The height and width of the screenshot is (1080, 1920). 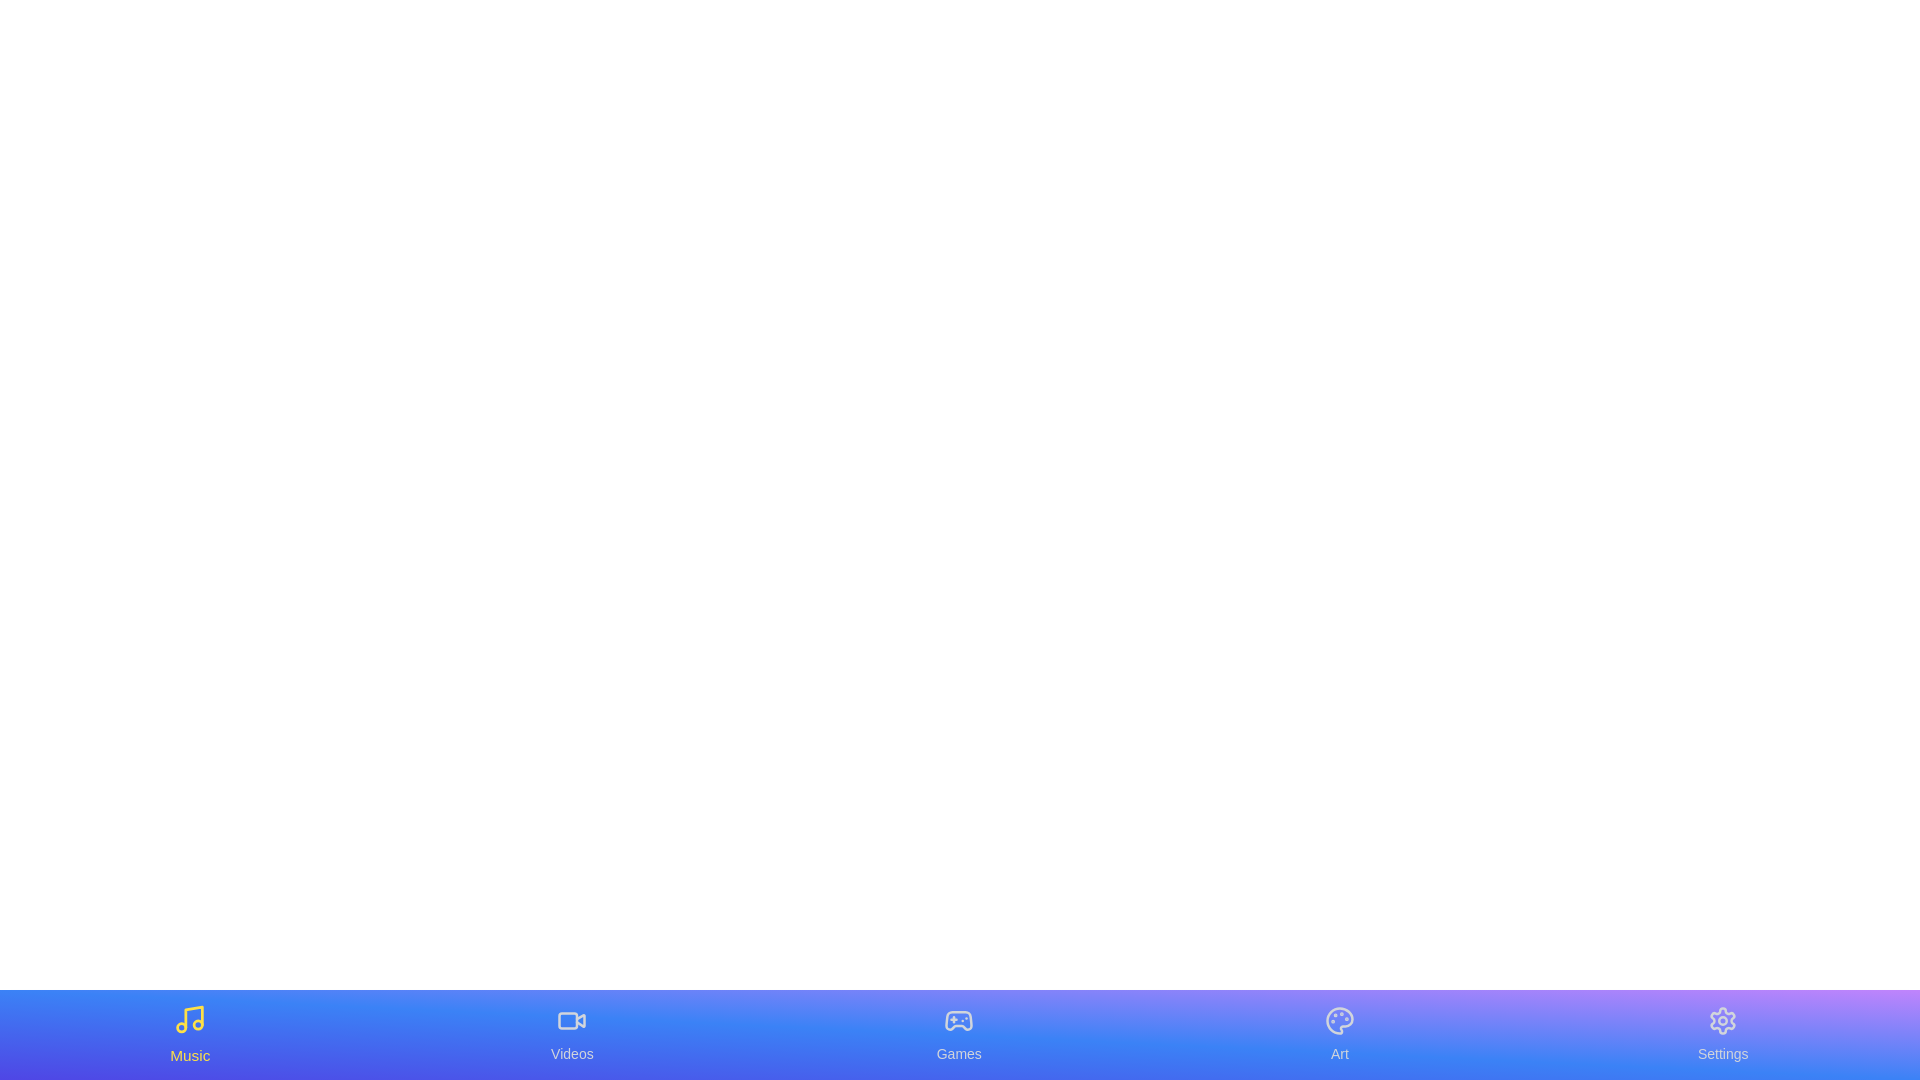 What do you see at coordinates (1339, 1034) in the screenshot?
I see `the Art tab by clicking on its icon` at bounding box center [1339, 1034].